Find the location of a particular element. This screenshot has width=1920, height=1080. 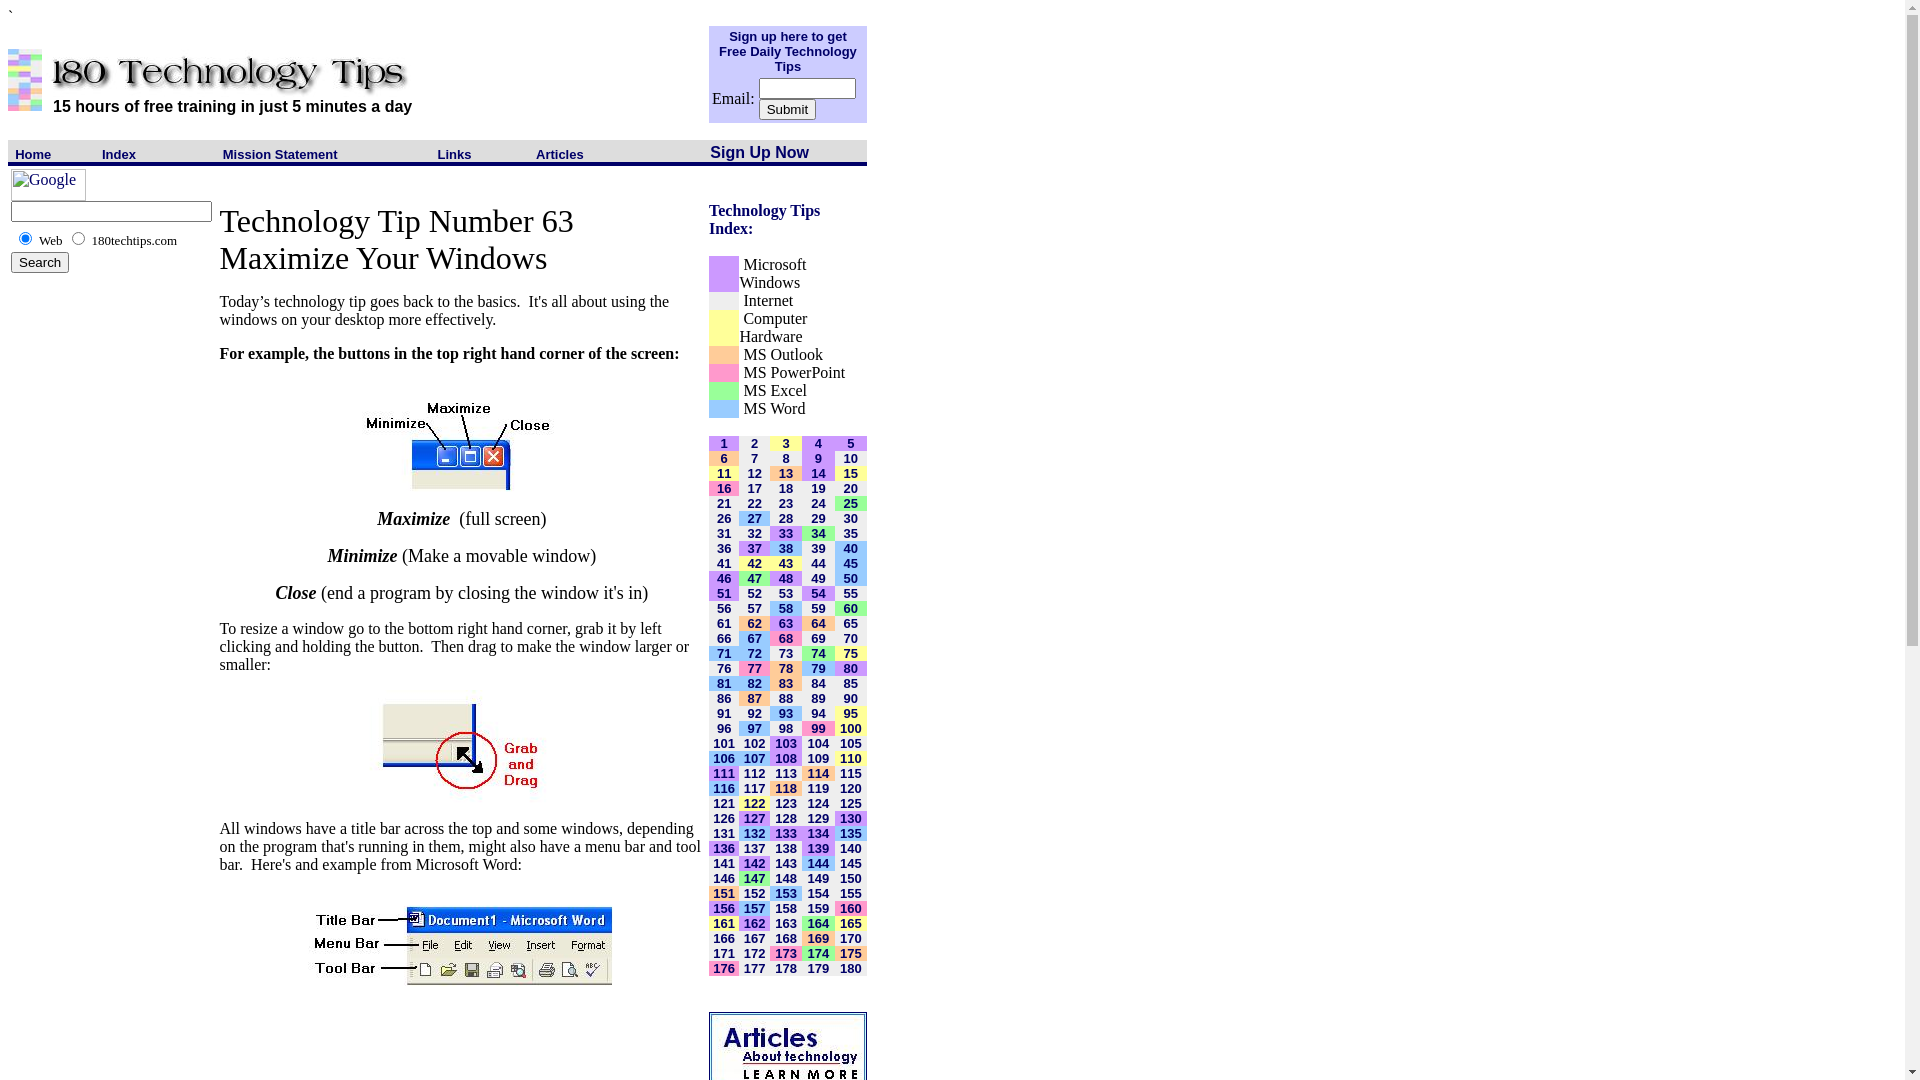

'134' is located at coordinates (819, 832).